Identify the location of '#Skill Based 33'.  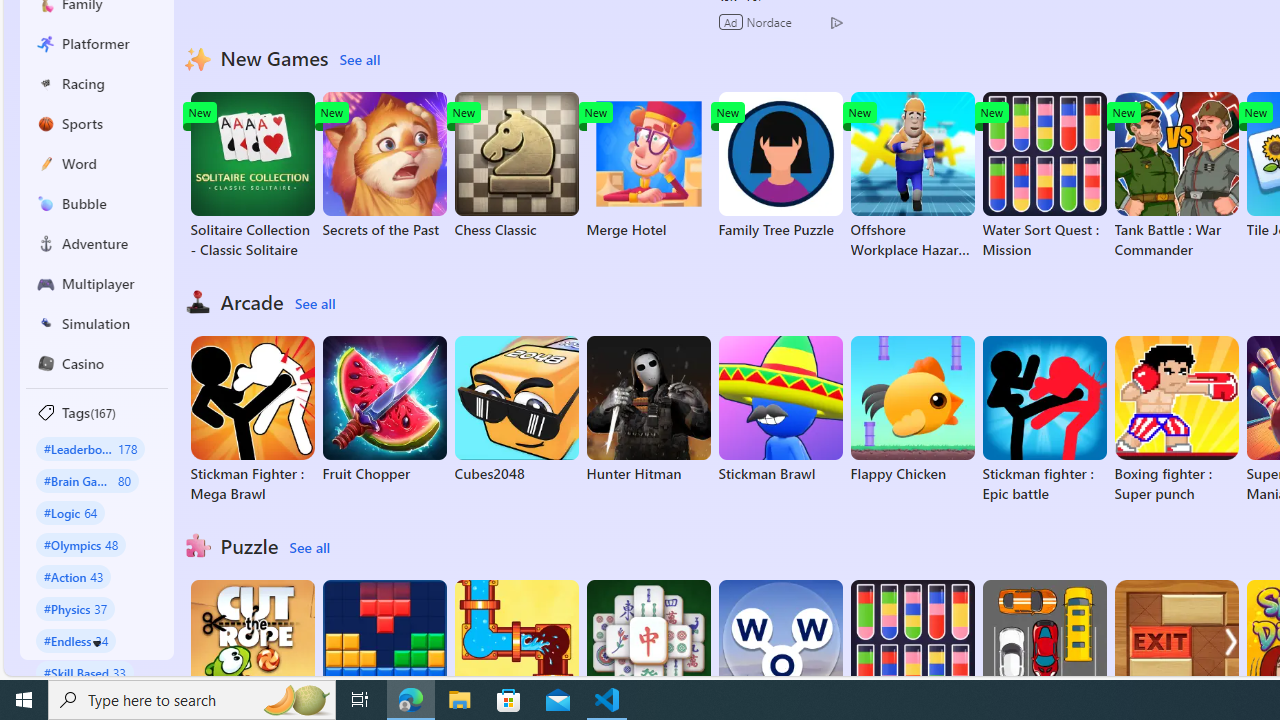
(84, 672).